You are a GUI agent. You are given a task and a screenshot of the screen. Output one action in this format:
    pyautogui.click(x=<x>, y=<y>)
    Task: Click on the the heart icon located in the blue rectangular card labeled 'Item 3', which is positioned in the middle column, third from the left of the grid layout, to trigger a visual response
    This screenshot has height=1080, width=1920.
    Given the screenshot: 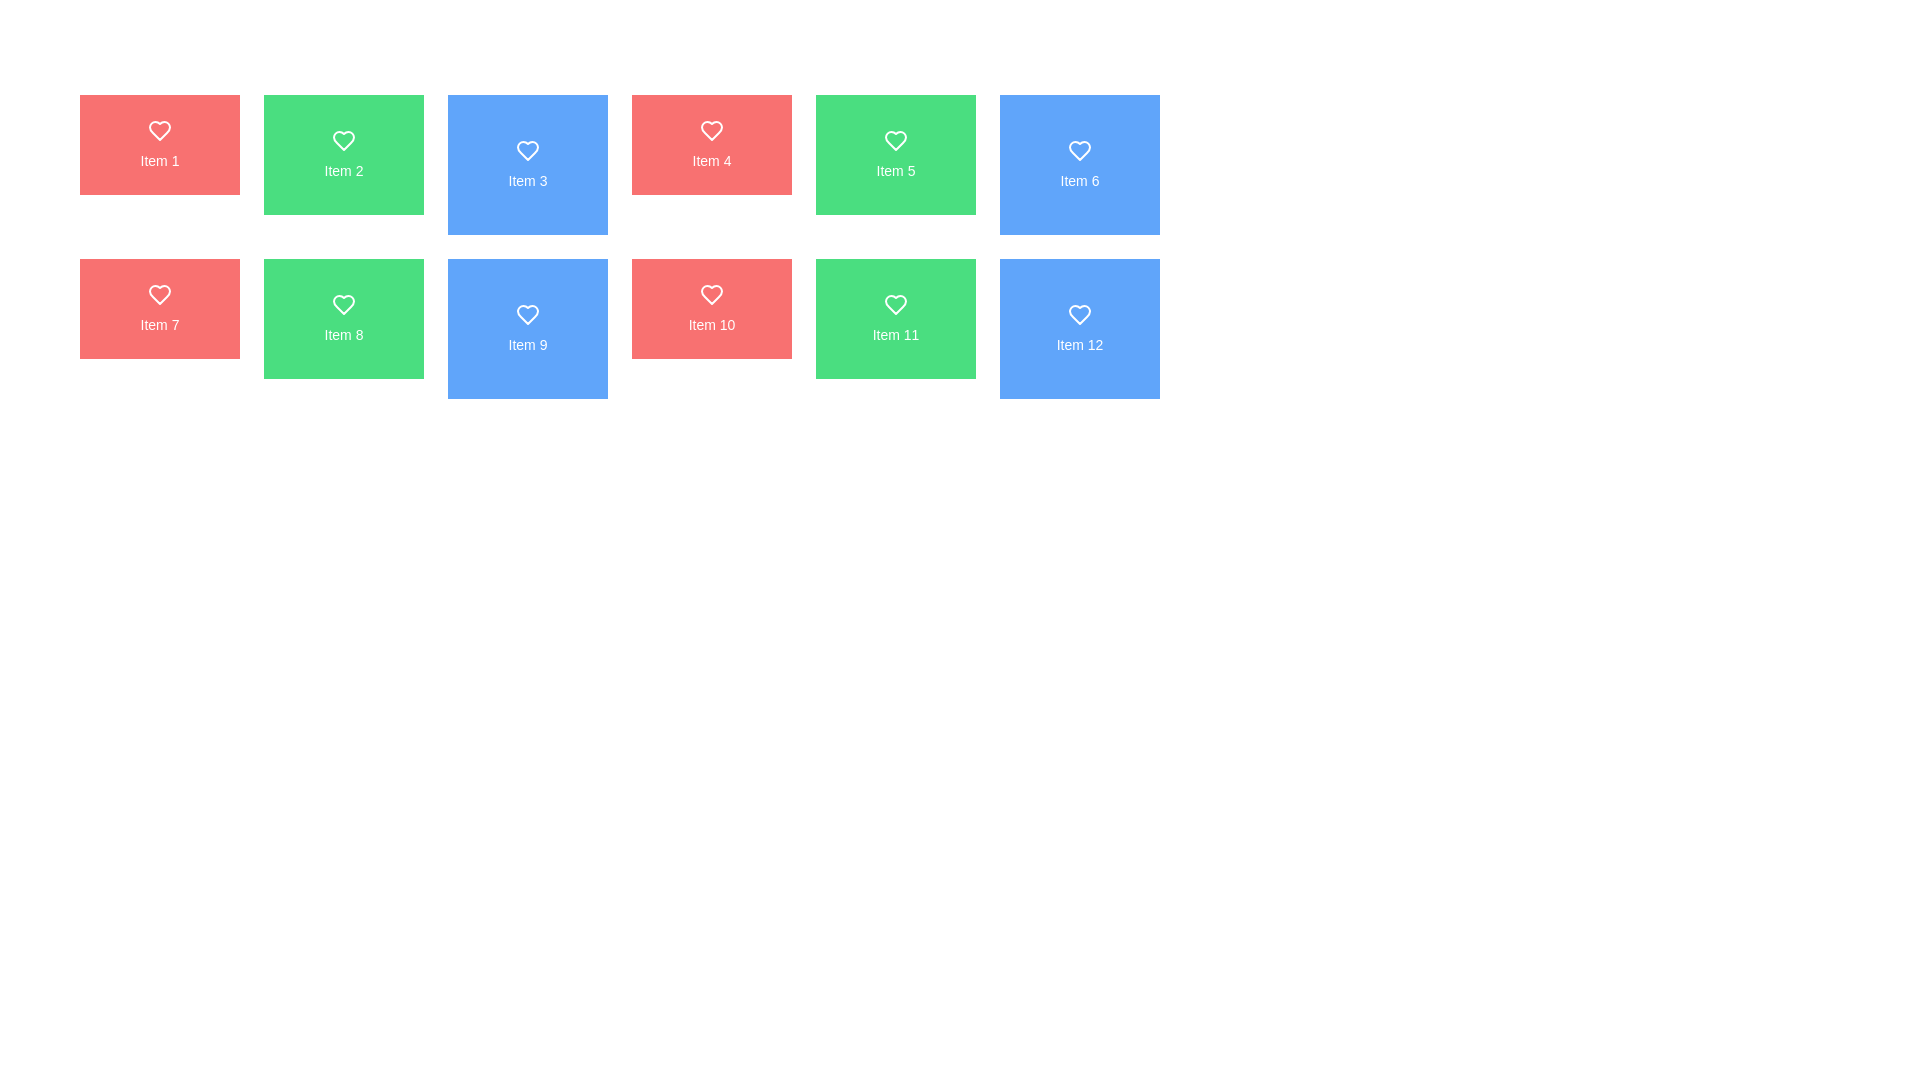 What is the action you would take?
    pyautogui.click(x=528, y=149)
    